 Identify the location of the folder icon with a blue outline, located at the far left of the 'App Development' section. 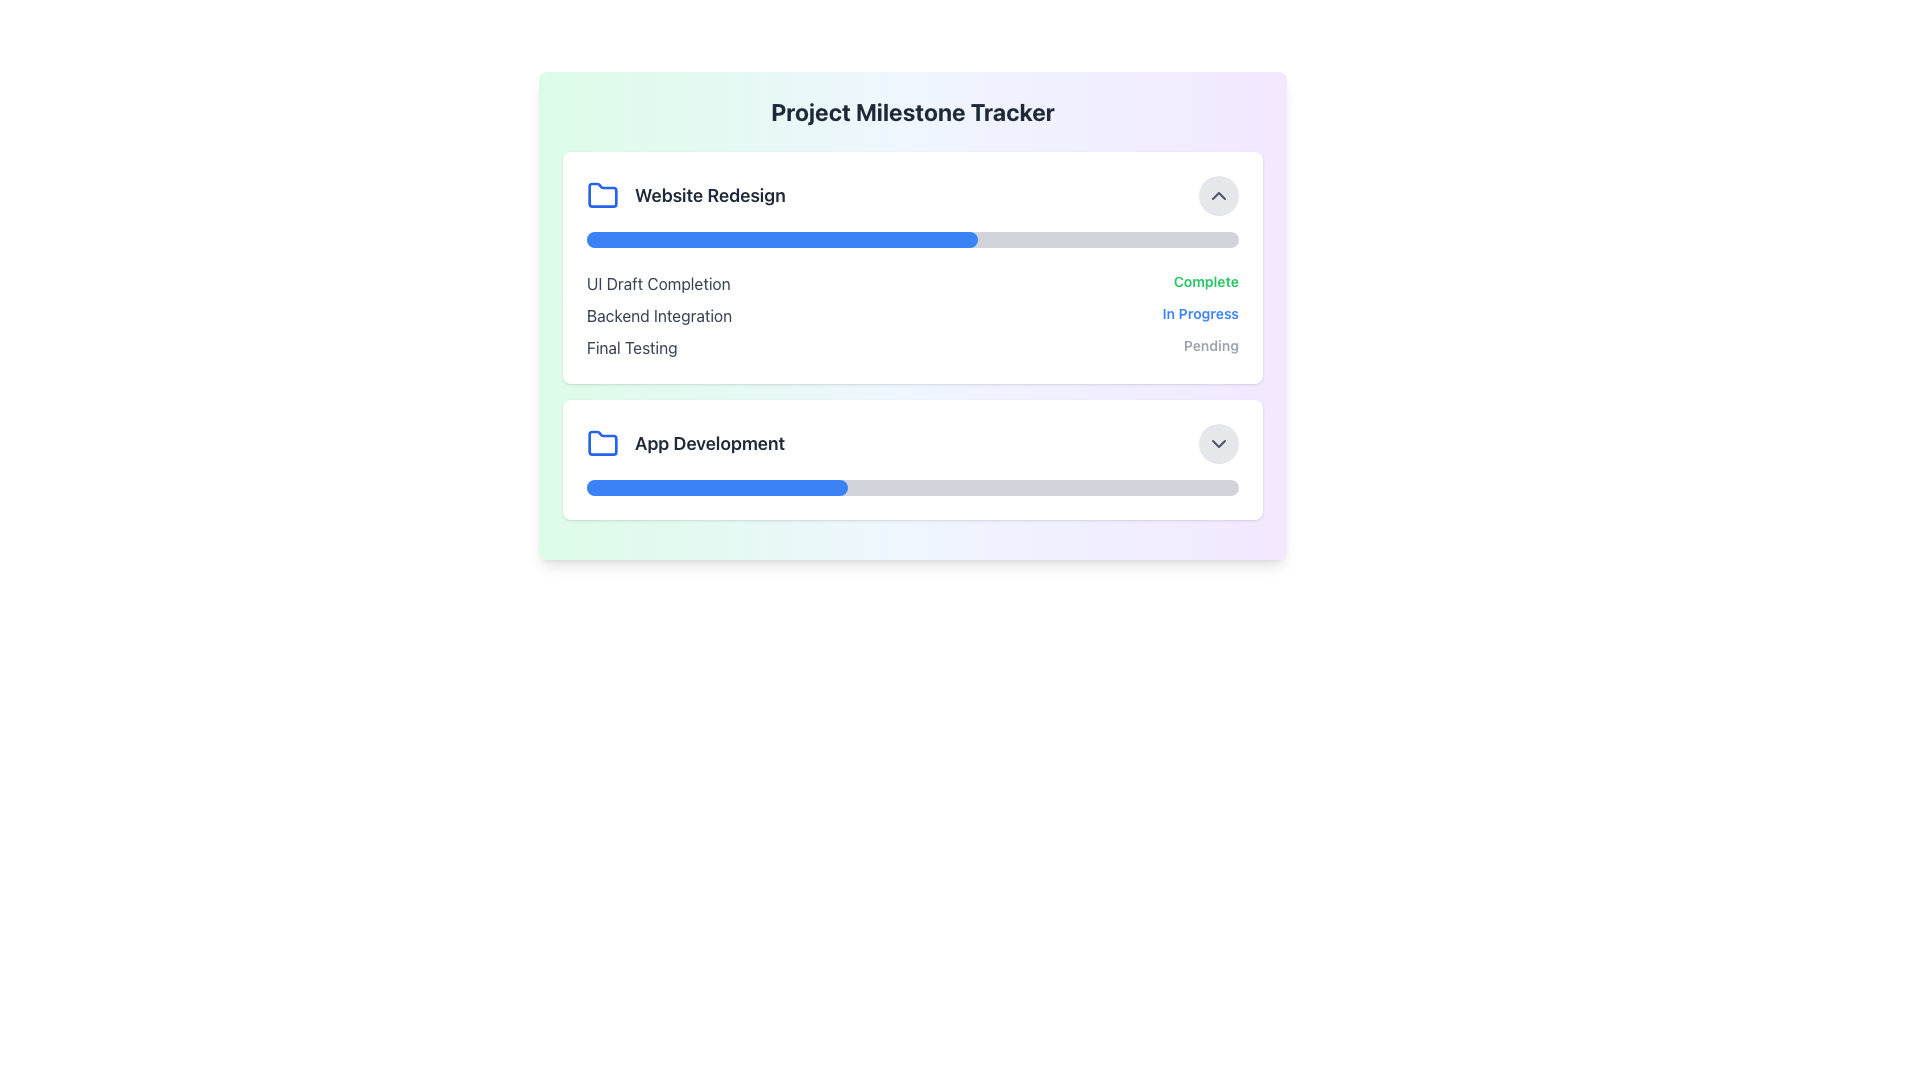
(602, 442).